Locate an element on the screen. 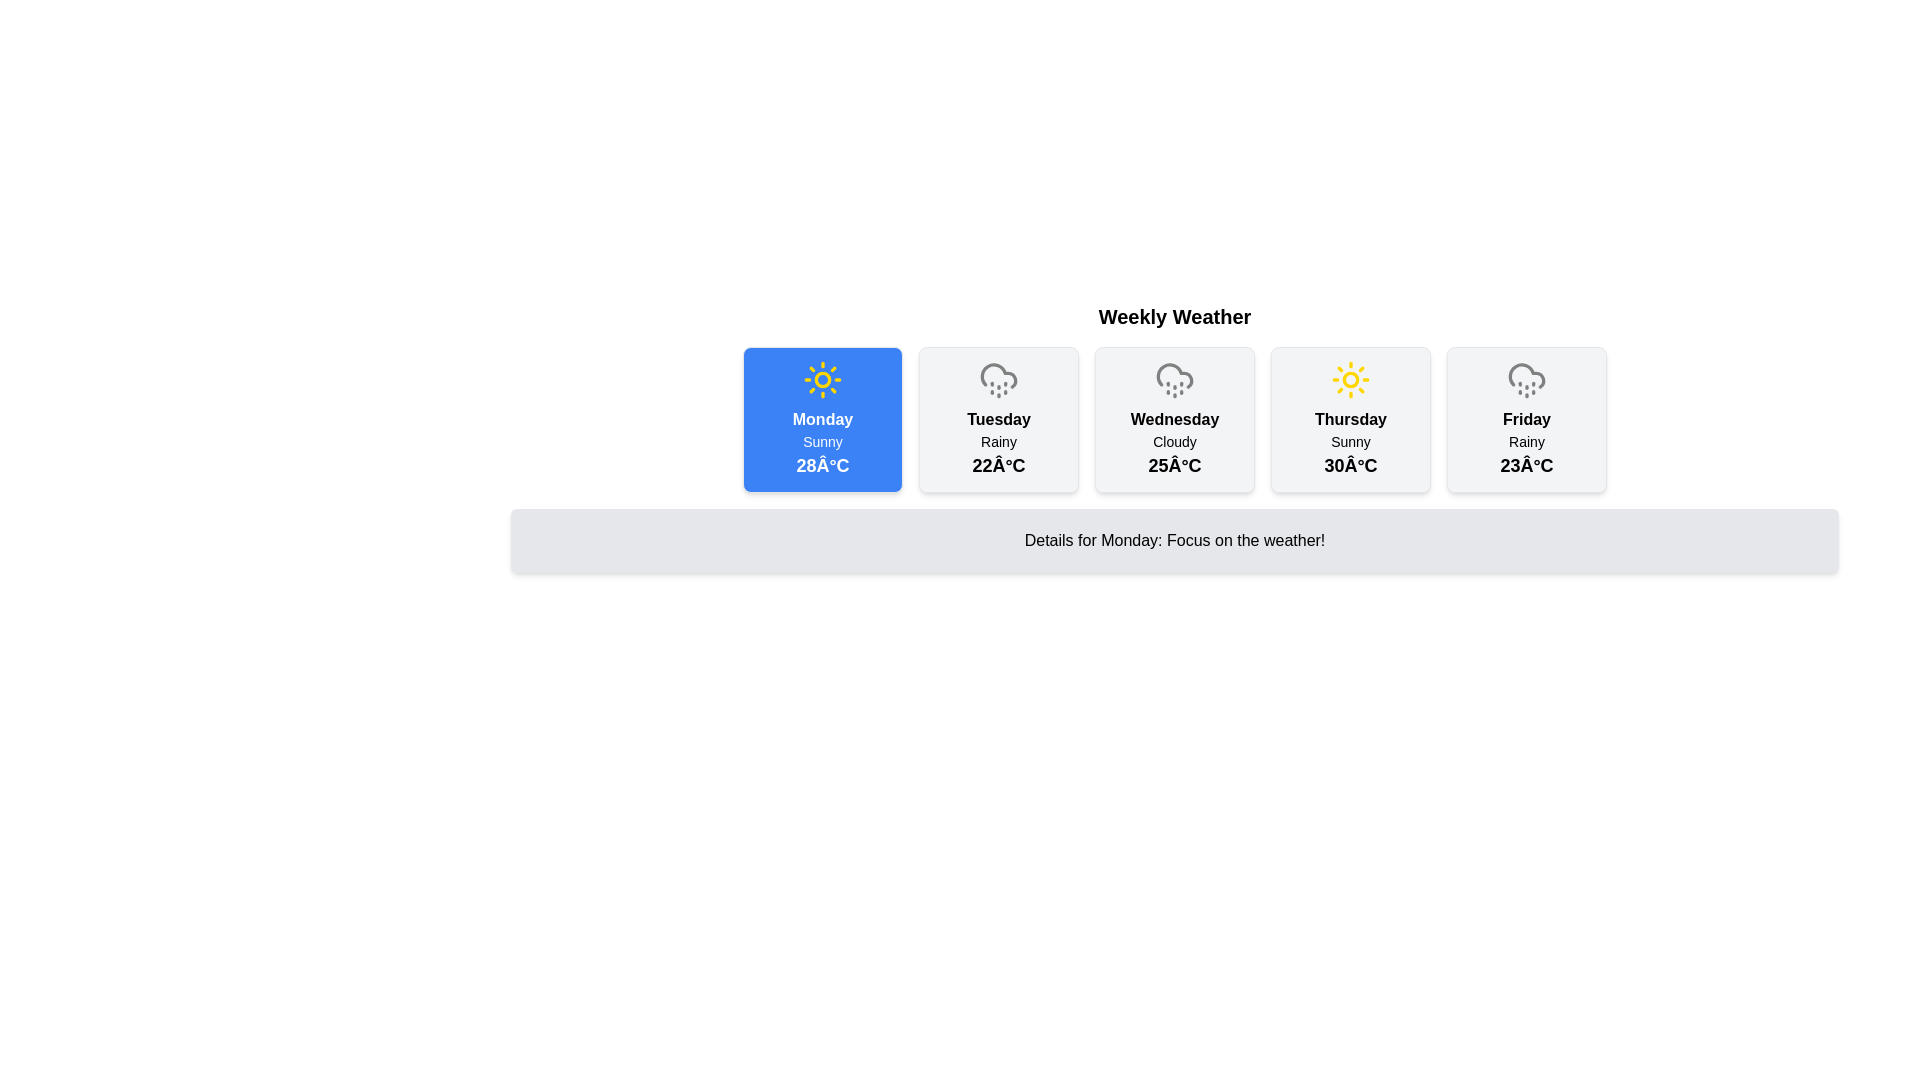  the sunny weather icon for Thursday located in the top row of the weather forecast widget is located at coordinates (1350, 380).